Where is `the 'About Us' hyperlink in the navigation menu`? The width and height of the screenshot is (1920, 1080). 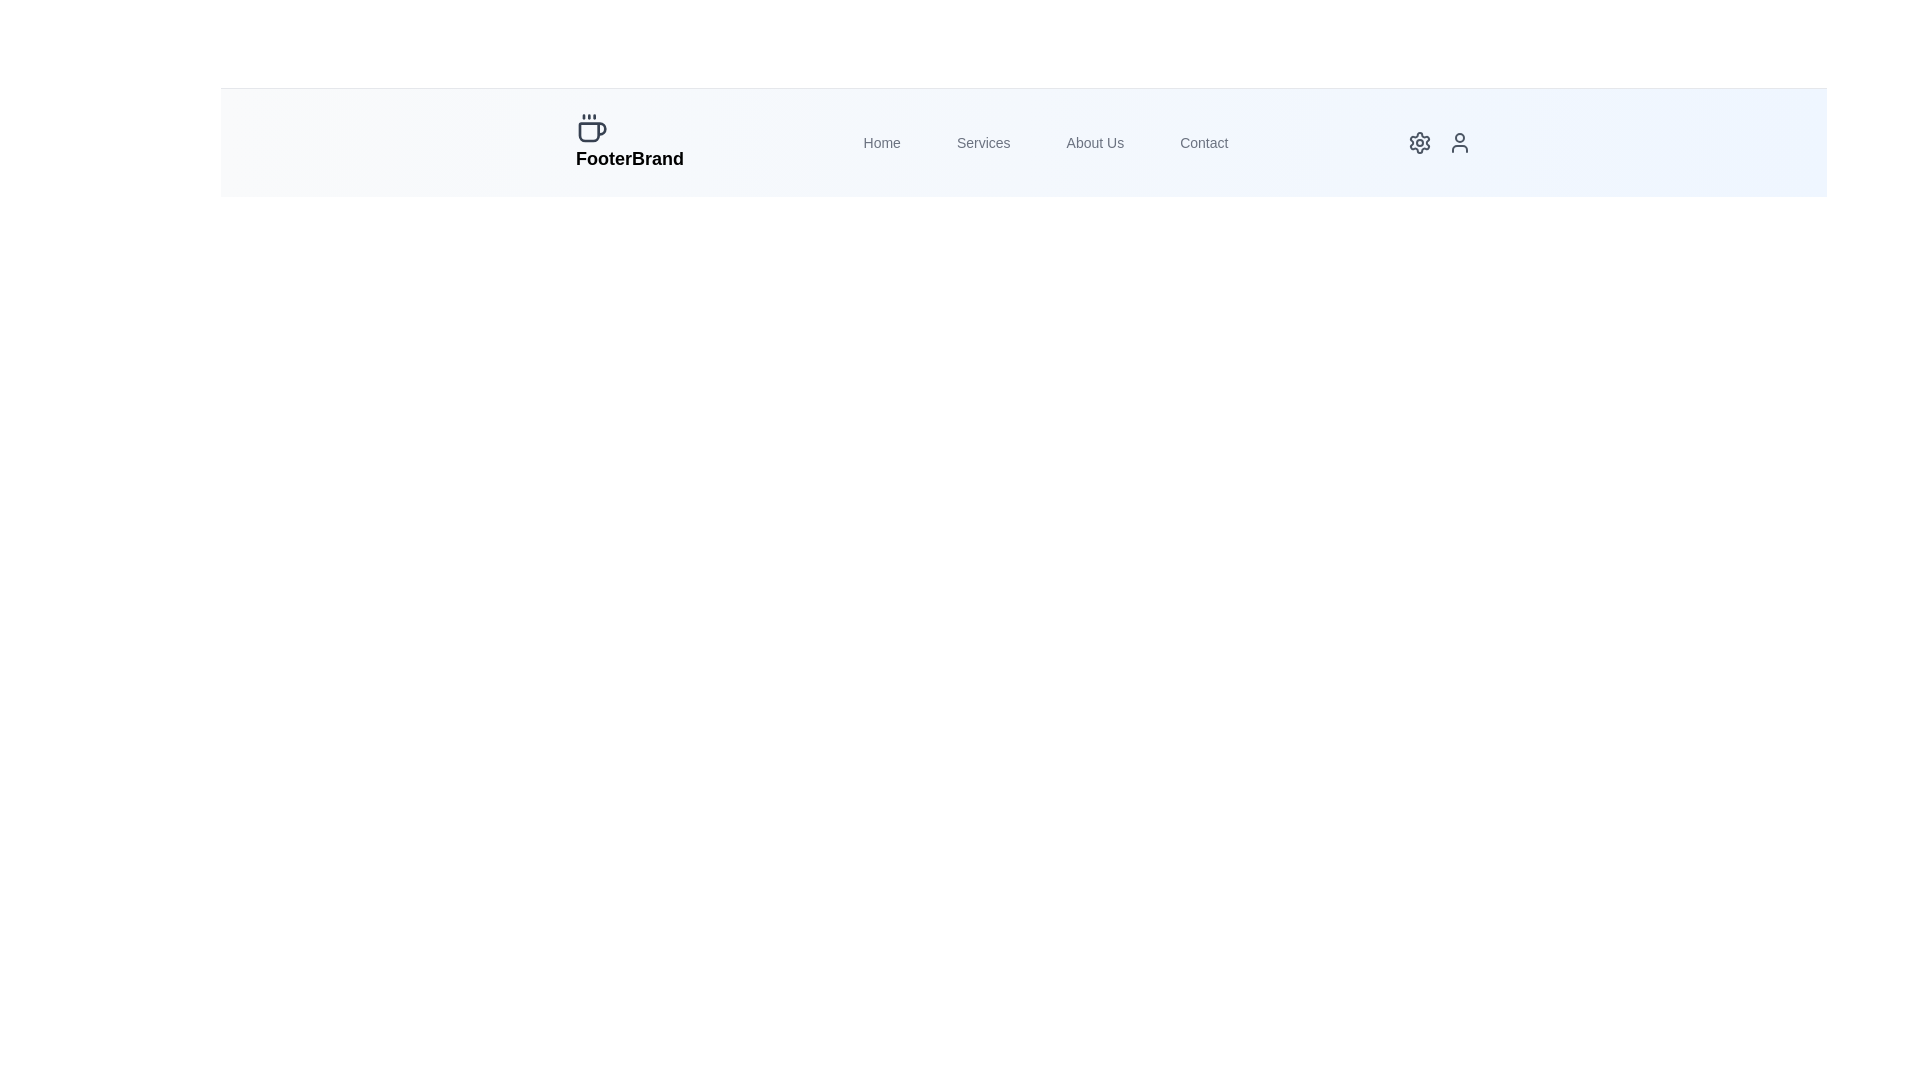 the 'About Us' hyperlink in the navigation menu is located at coordinates (1094, 141).